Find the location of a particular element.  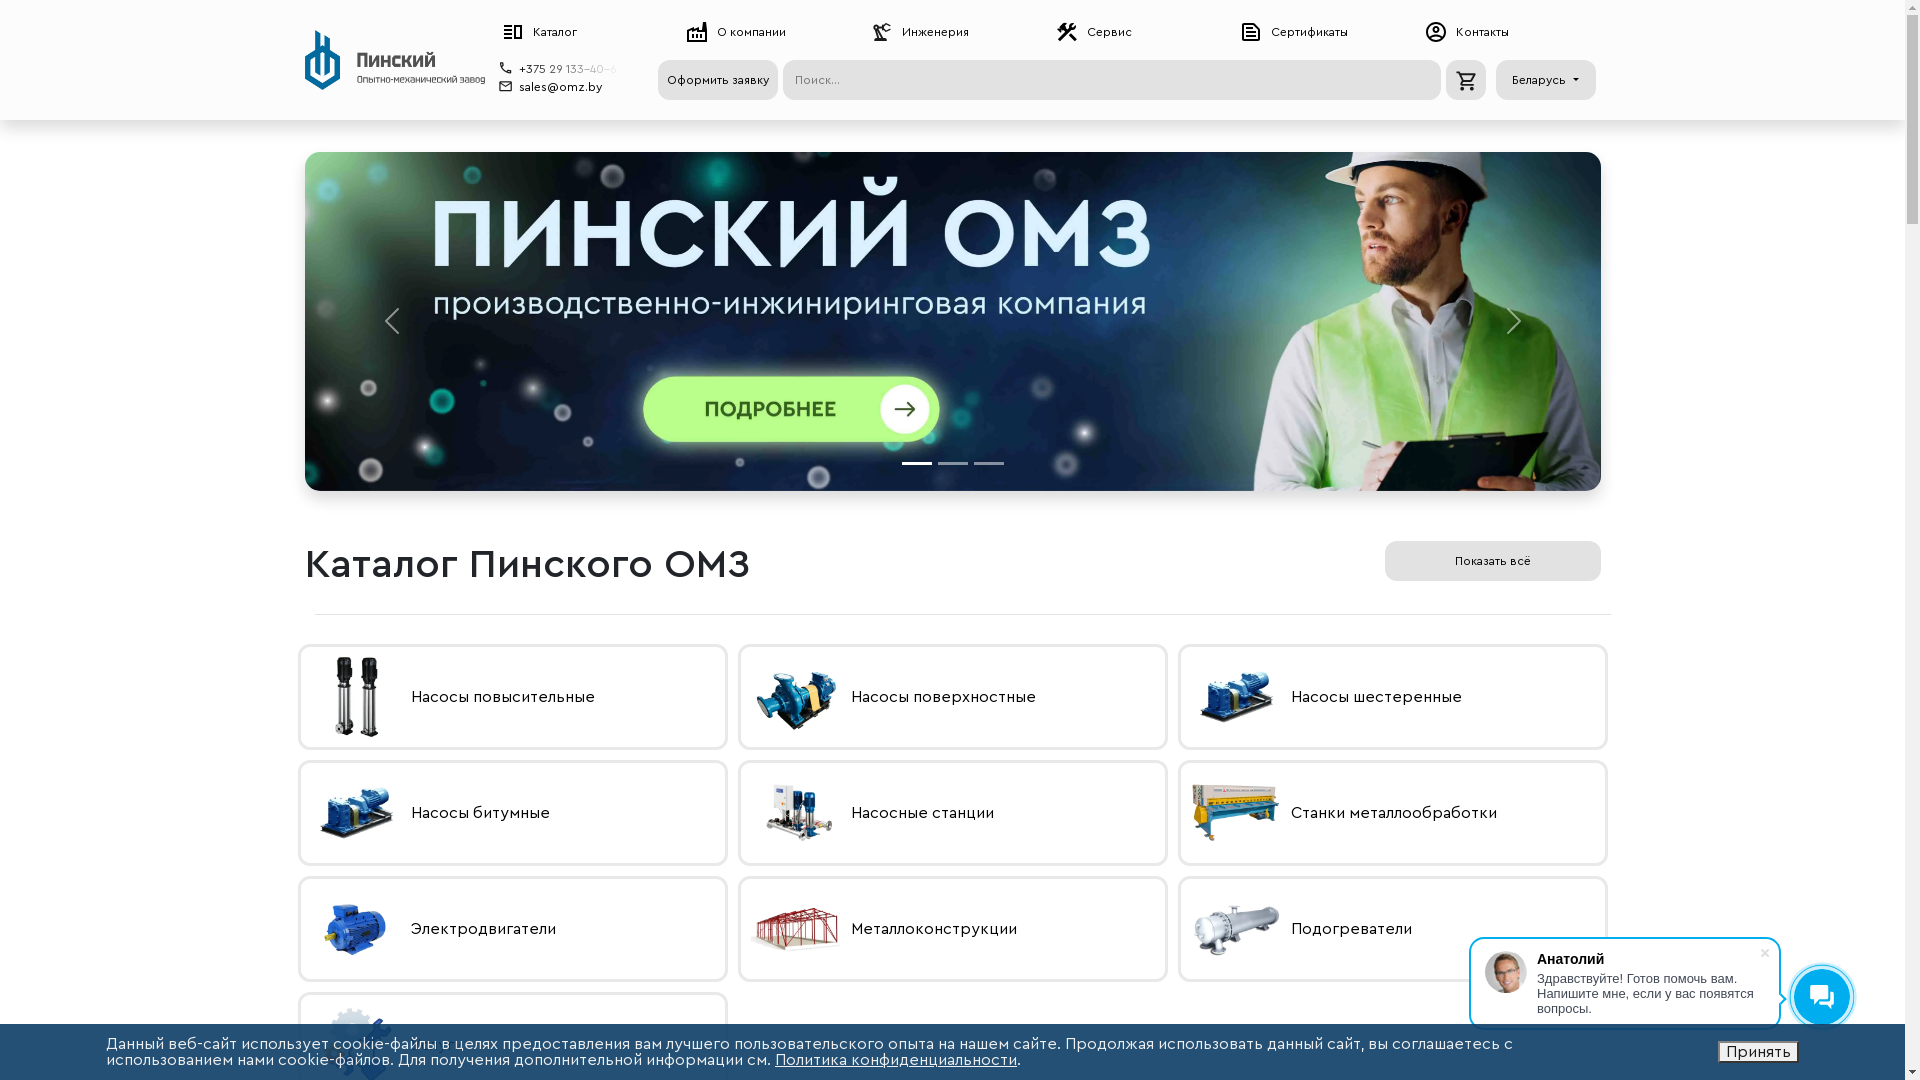

'Previous' is located at coordinates (390, 320).